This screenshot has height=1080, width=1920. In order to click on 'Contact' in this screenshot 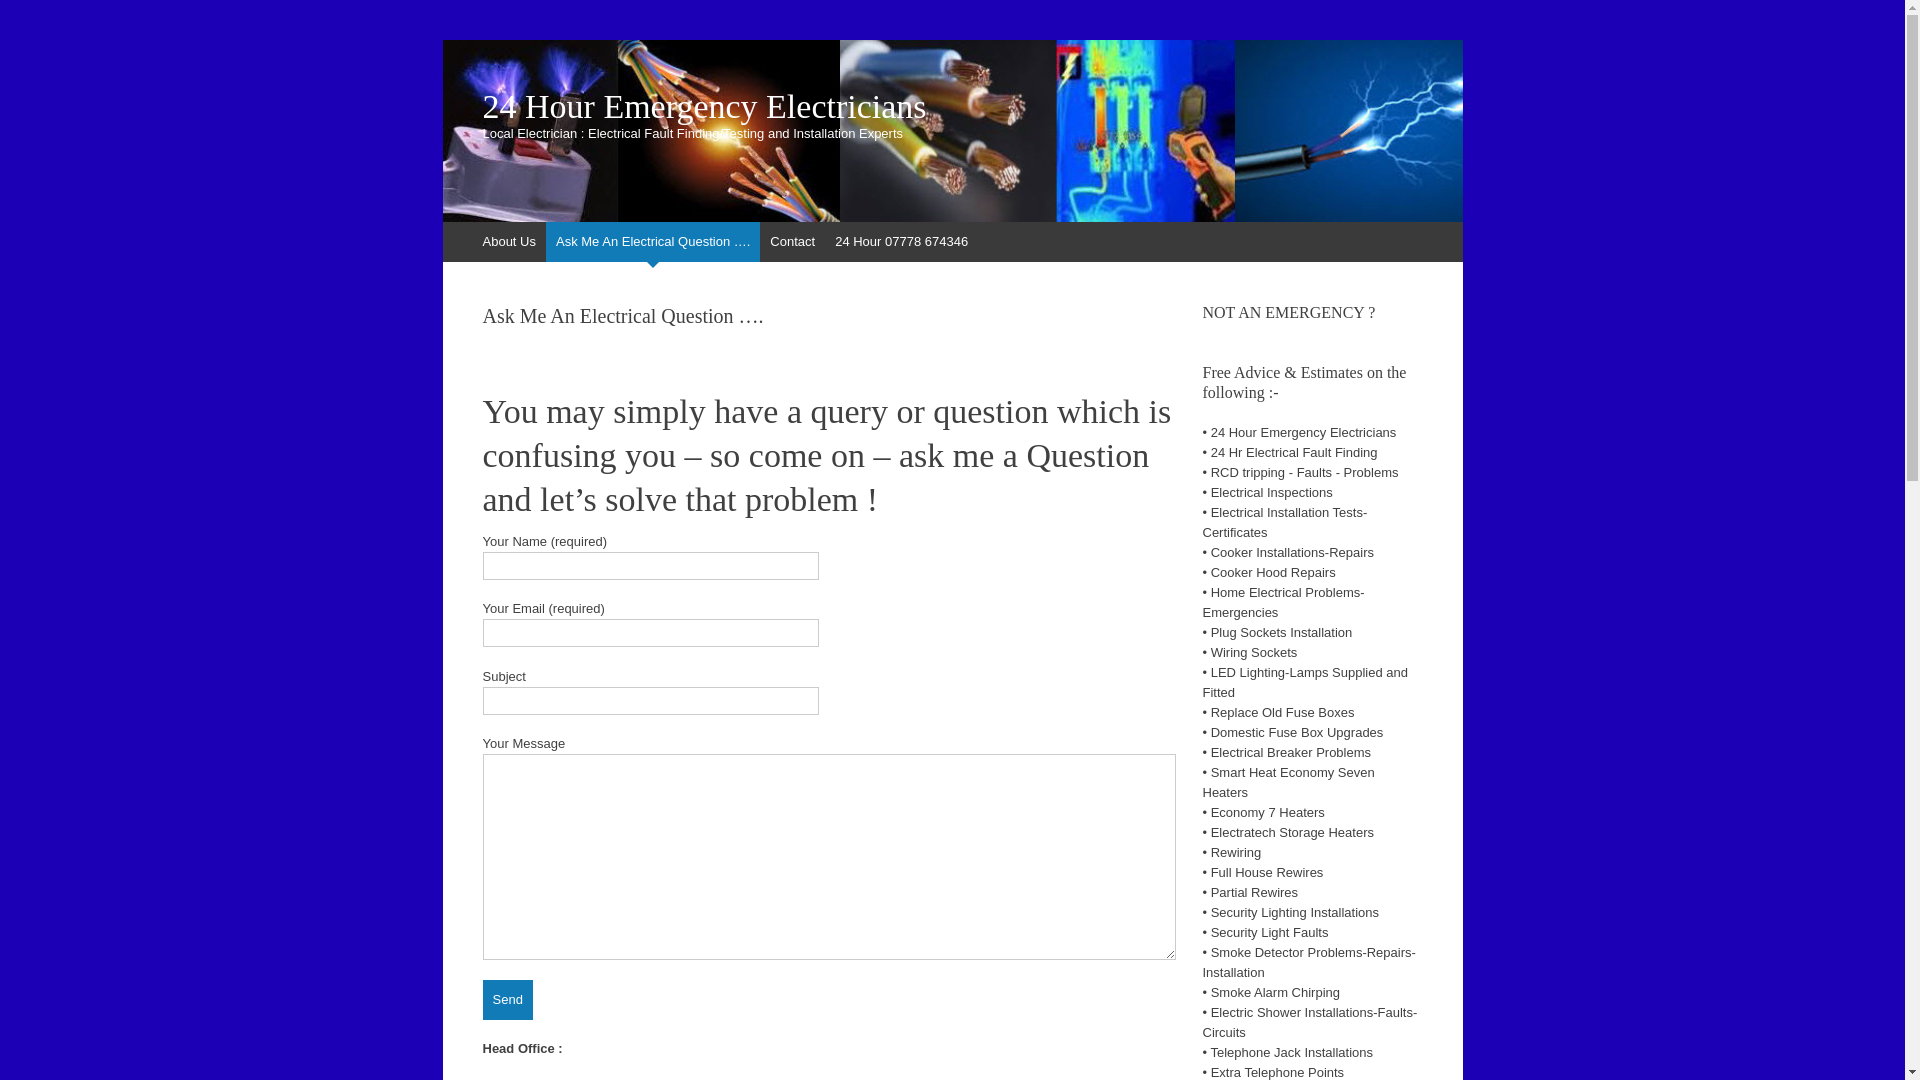, I will do `click(791, 241)`.